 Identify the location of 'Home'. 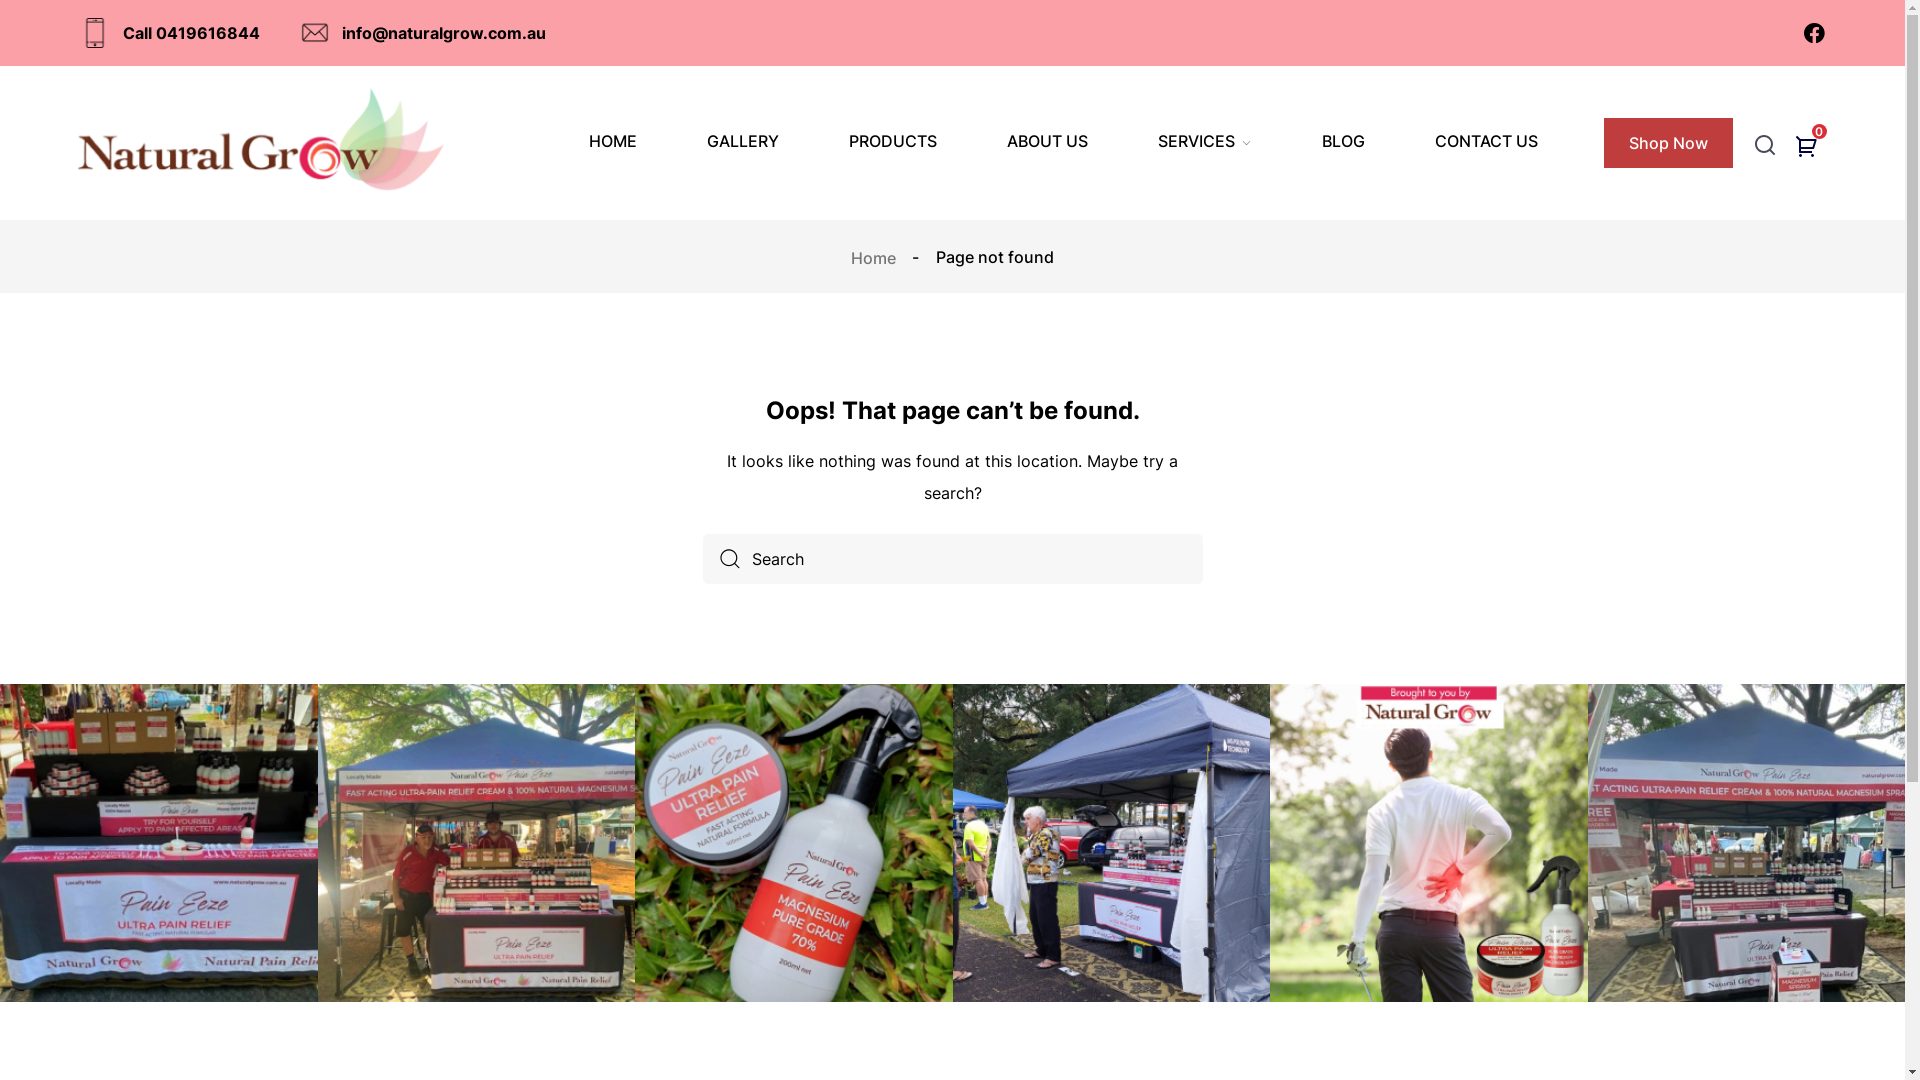
(875, 256).